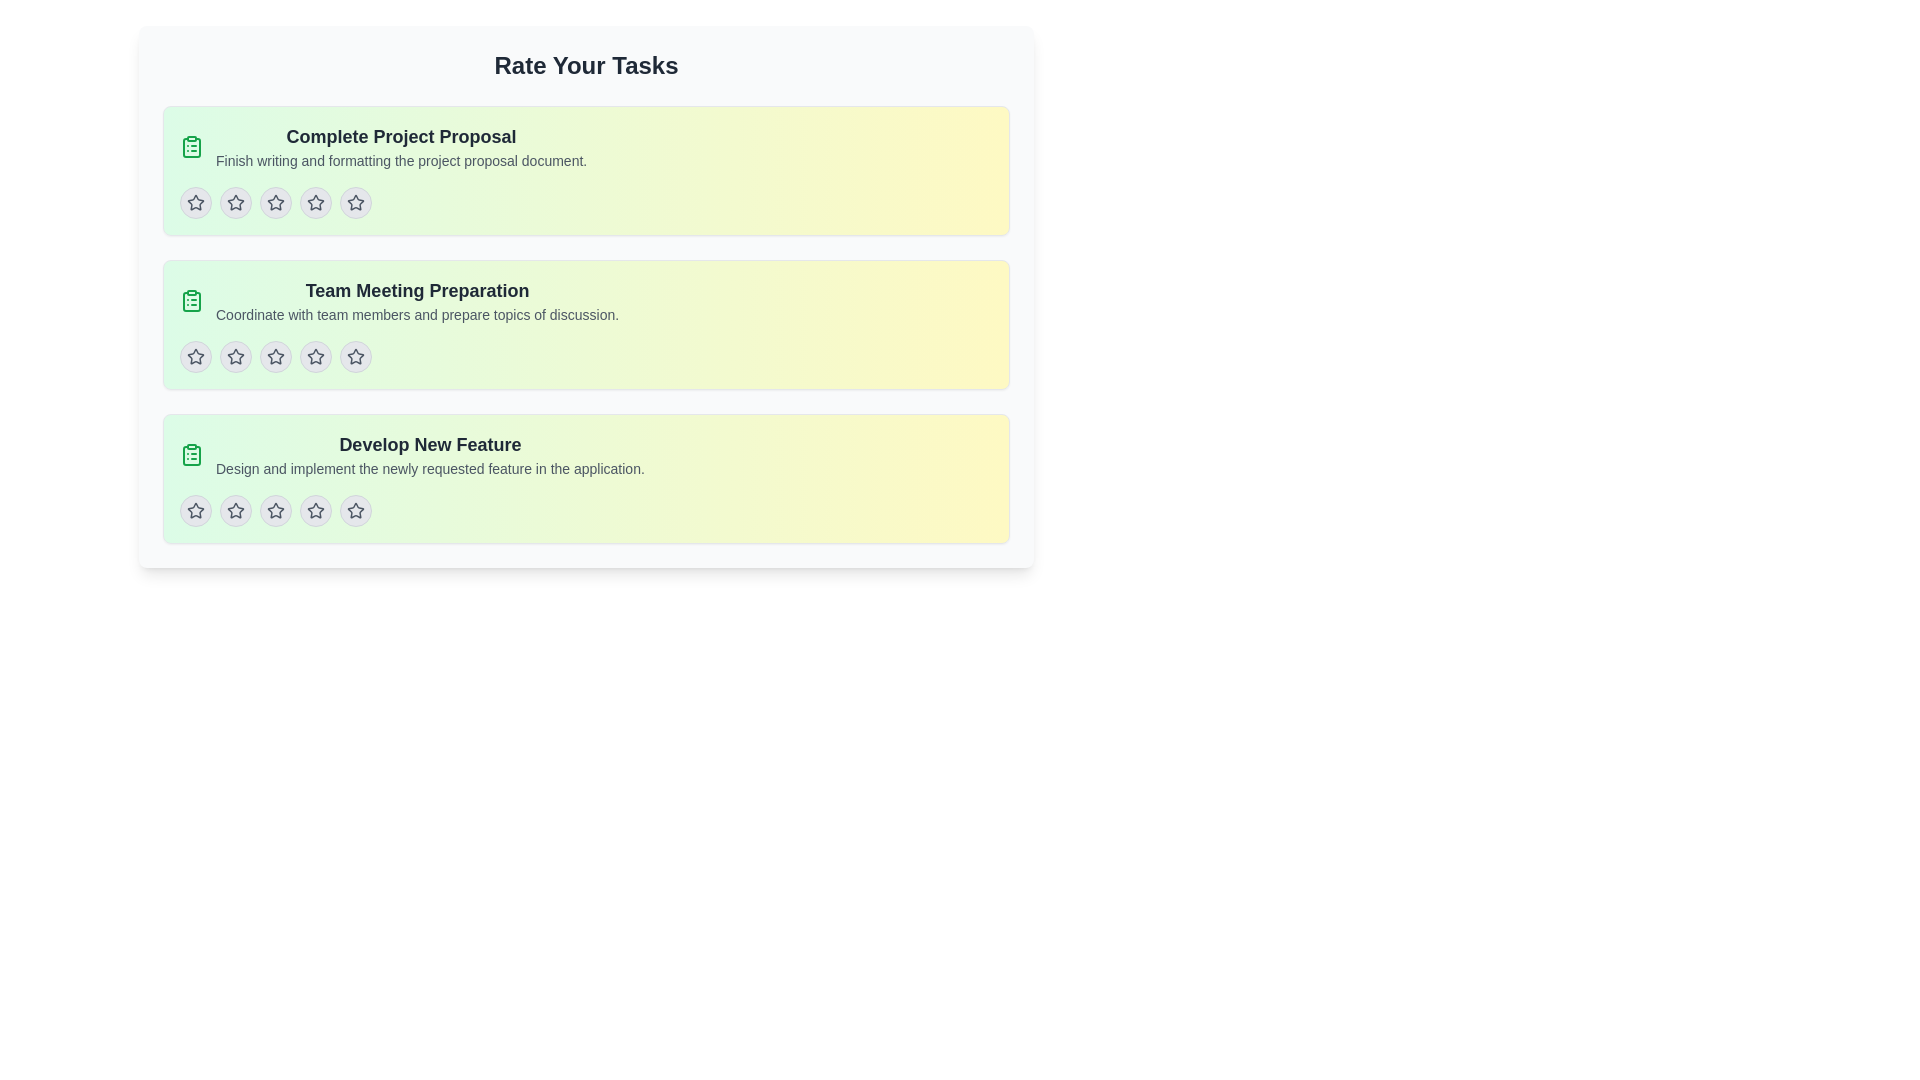  Describe the element at coordinates (355, 203) in the screenshot. I see `the 5th star rating button in the 'Complete Project Proposal' section` at that location.